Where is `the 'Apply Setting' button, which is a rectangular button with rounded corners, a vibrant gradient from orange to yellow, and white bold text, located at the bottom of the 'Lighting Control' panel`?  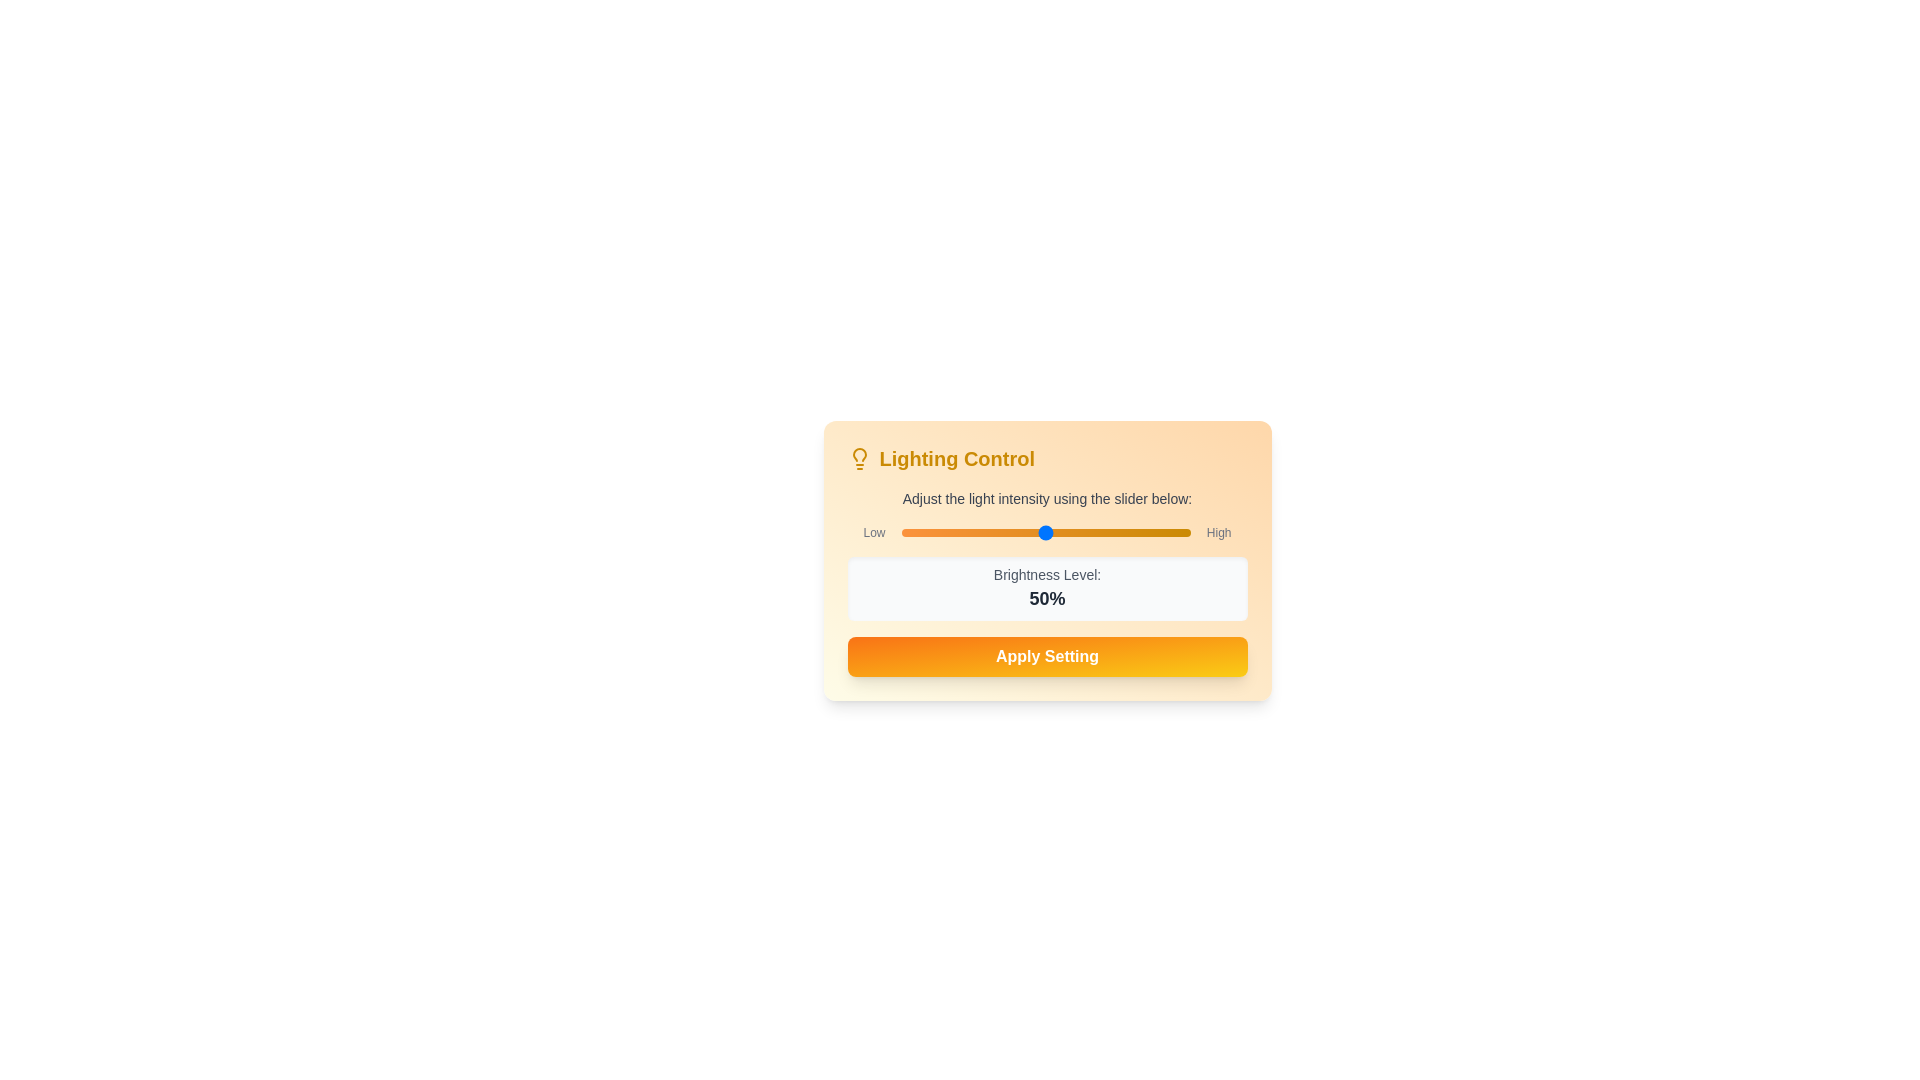
the 'Apply Setting' button, which is a rectangular button with rounded corners, a vibrant gradient from orange to yellow, and white bold text, located at the bottom of the 'Lighting Control' panel is located at coordinates (1046, 656).